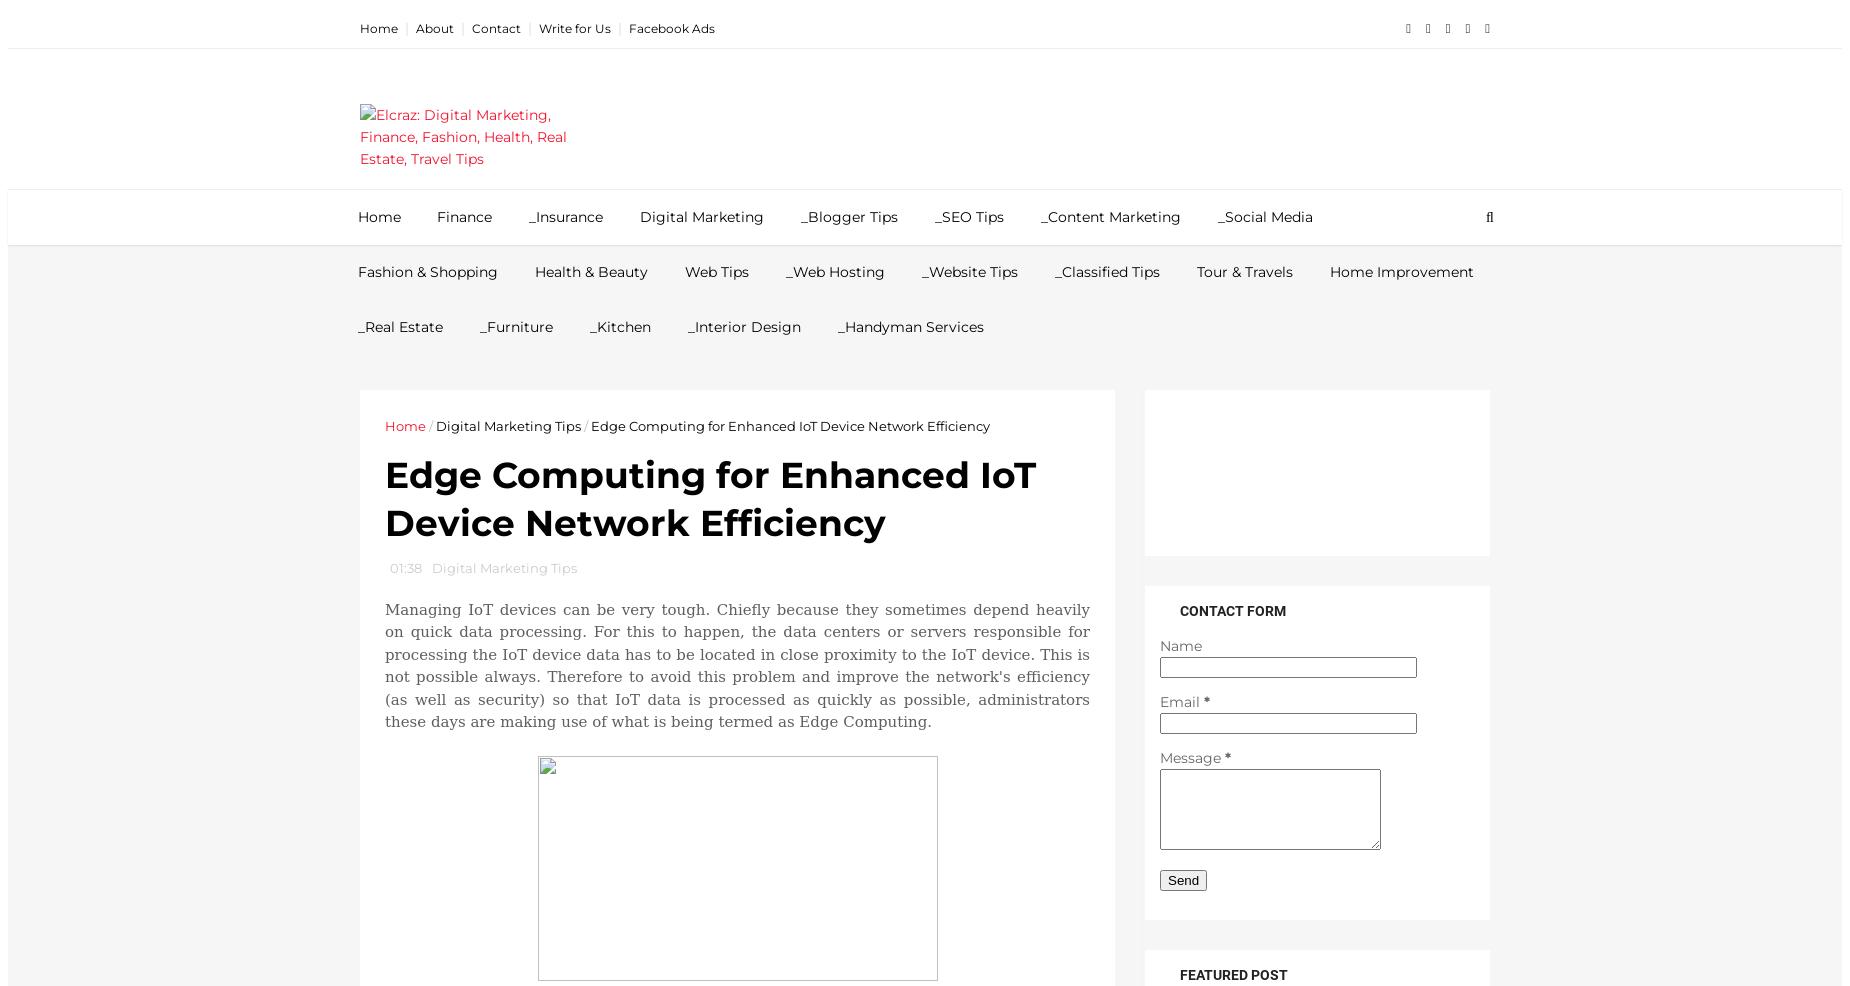 Image resolution: width=1850 pixels, height=986 pixels. Describe the element at coordinates (1232, 611) in the screenshot. I see `'Contact Form'` at that location.